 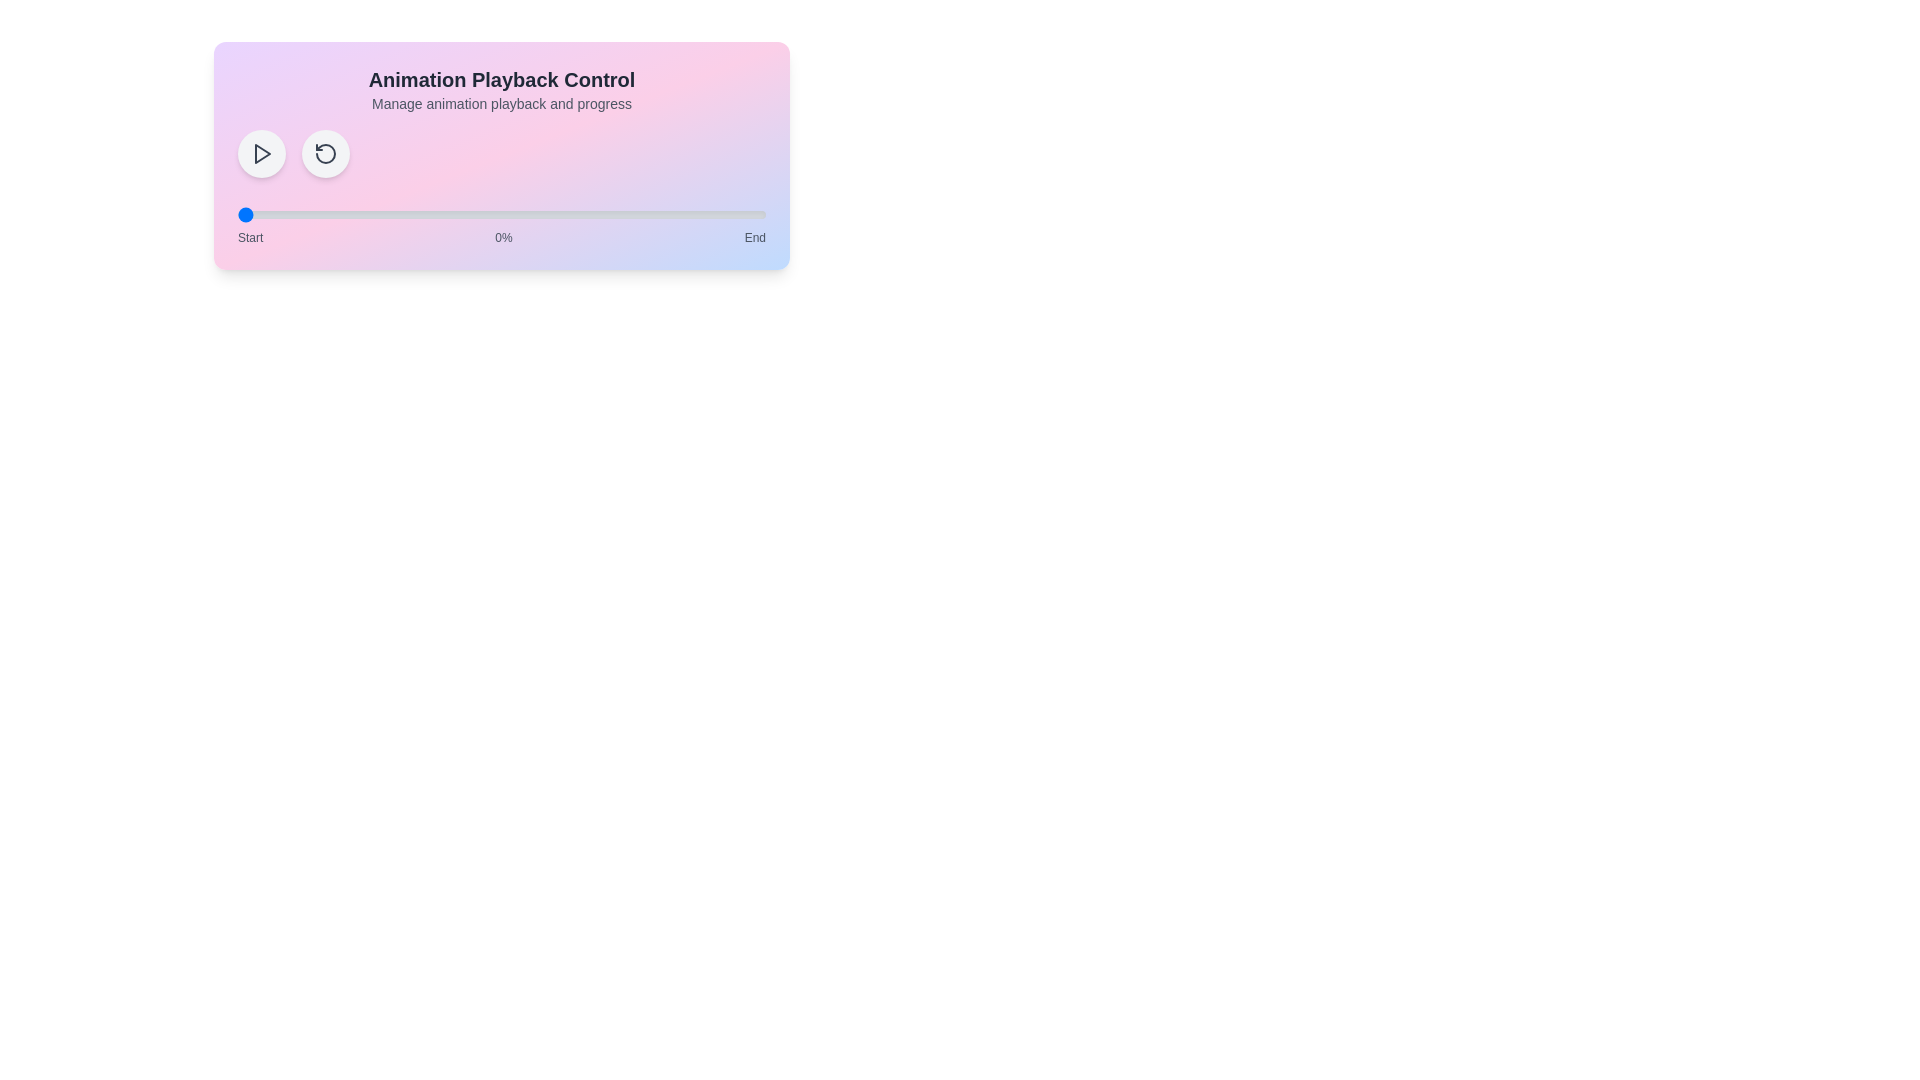 What do you see at coordinates (686, 215) in the screenshot?
I see `the animation progress to 85% by interacting with the range slider` at bounding box center [686, 215].